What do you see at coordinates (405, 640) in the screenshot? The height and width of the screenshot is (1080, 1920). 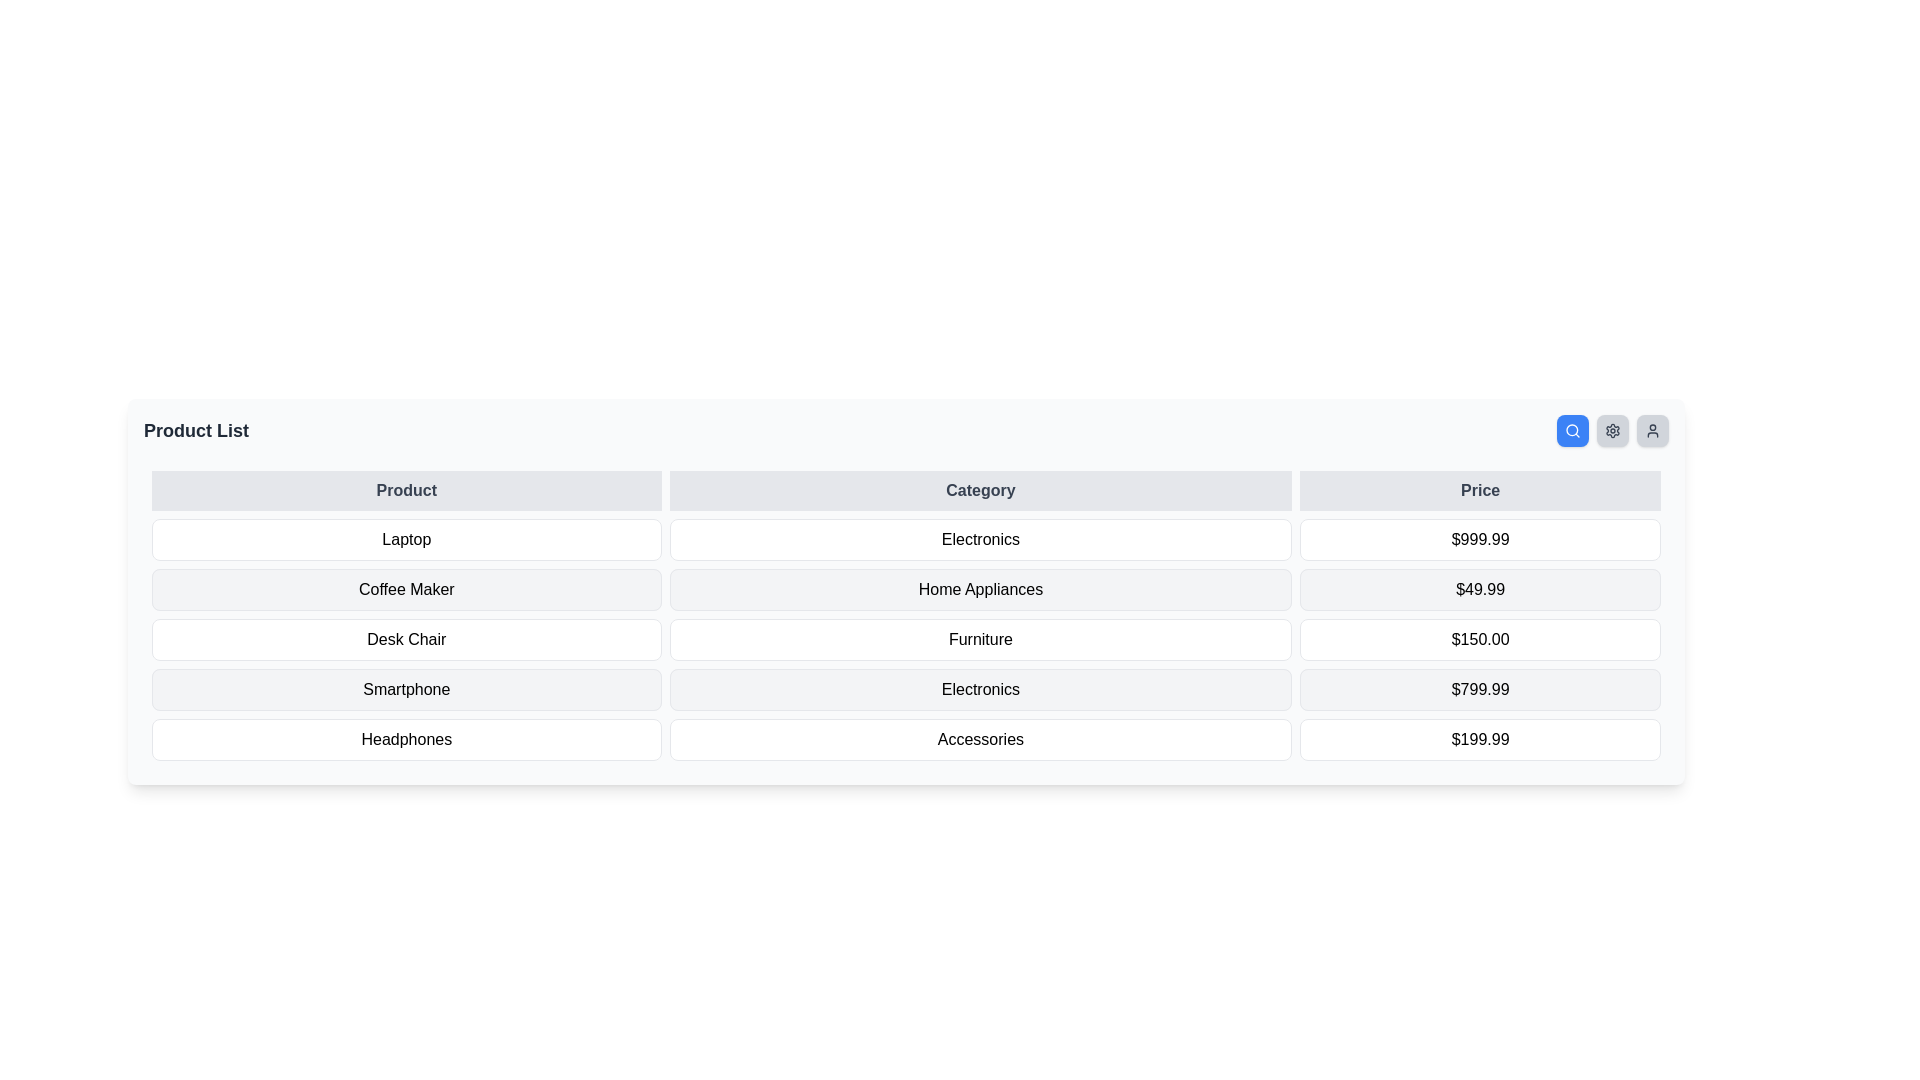 I see `the 'Desk Chair' text label in the second row of the product list table, which identifies the product and aligns with its category and price` at bounding box center [405, 640].